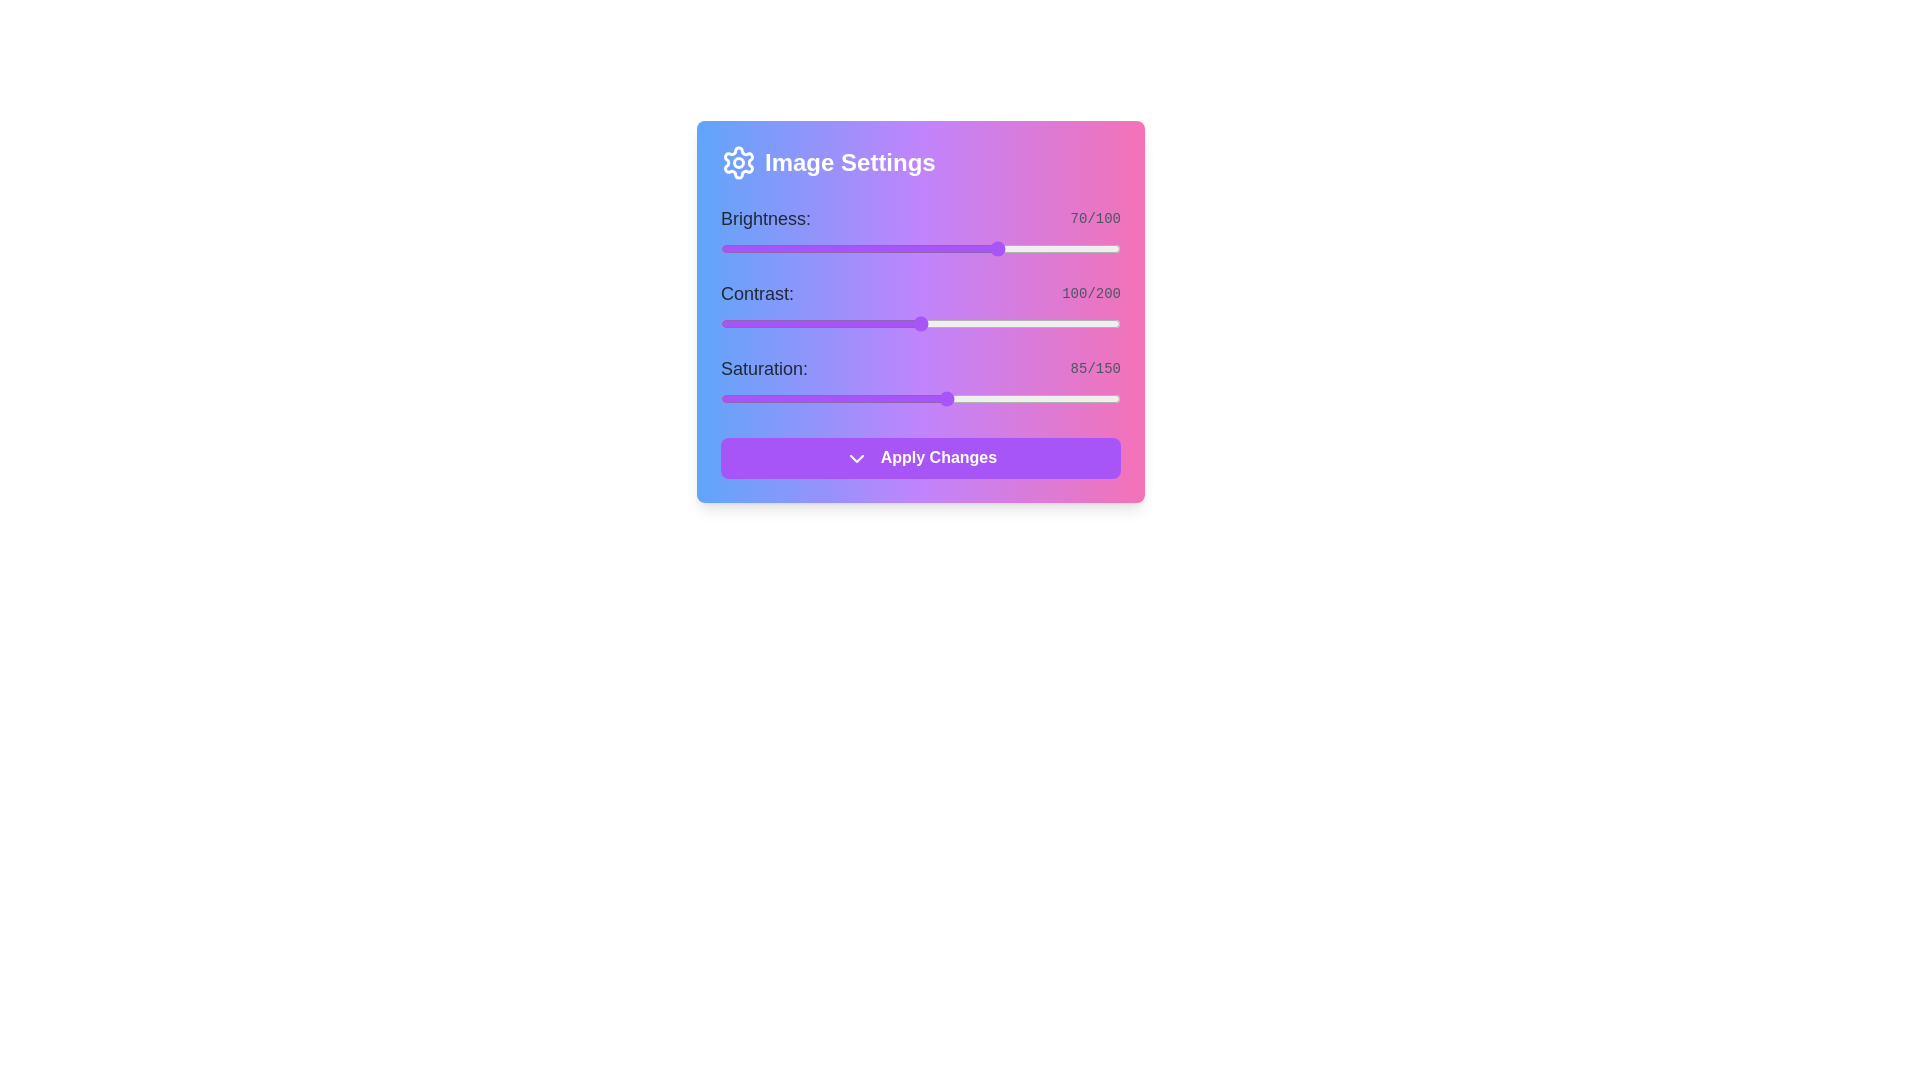 The height and width of the screenshot is (1080, 1920). Describe the element at coordinates (1017, 248) in the screenshot. I see `the brightness slider to set brightness to 74` at that location.